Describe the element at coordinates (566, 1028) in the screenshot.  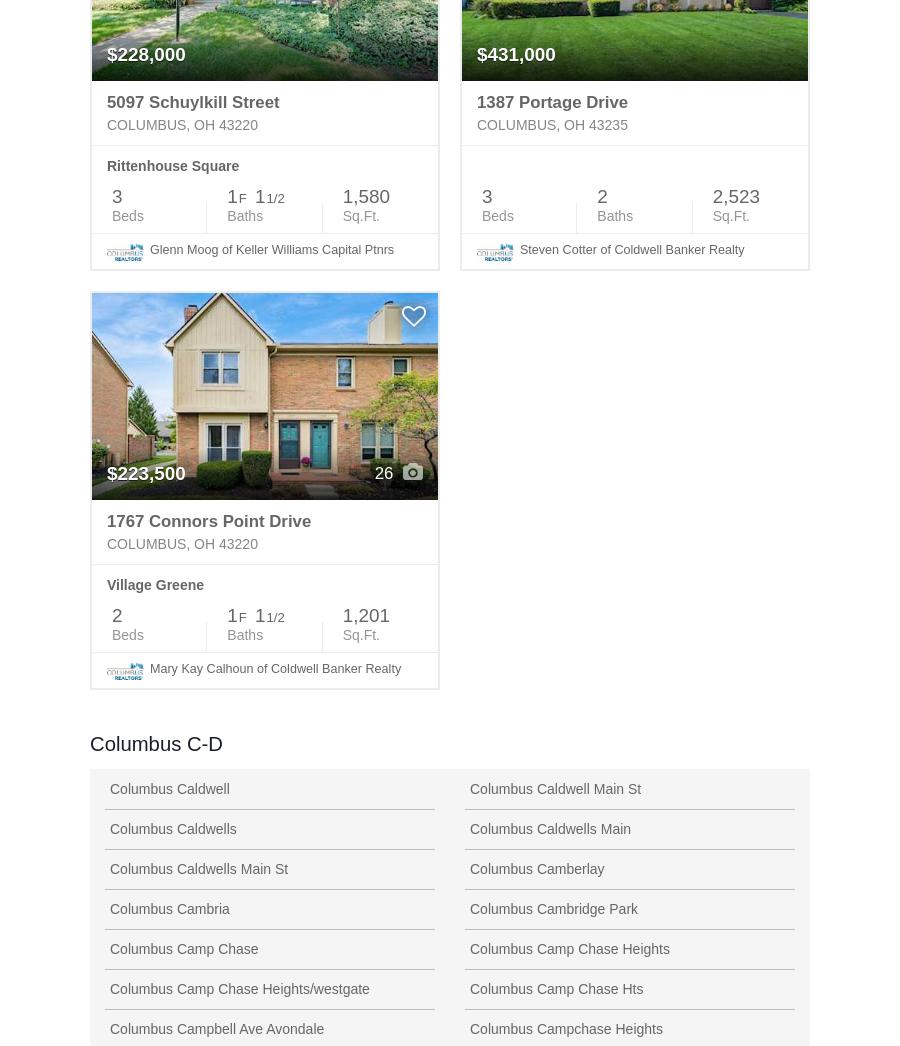
I see `'Columbus Campchase Heights'` at that location.